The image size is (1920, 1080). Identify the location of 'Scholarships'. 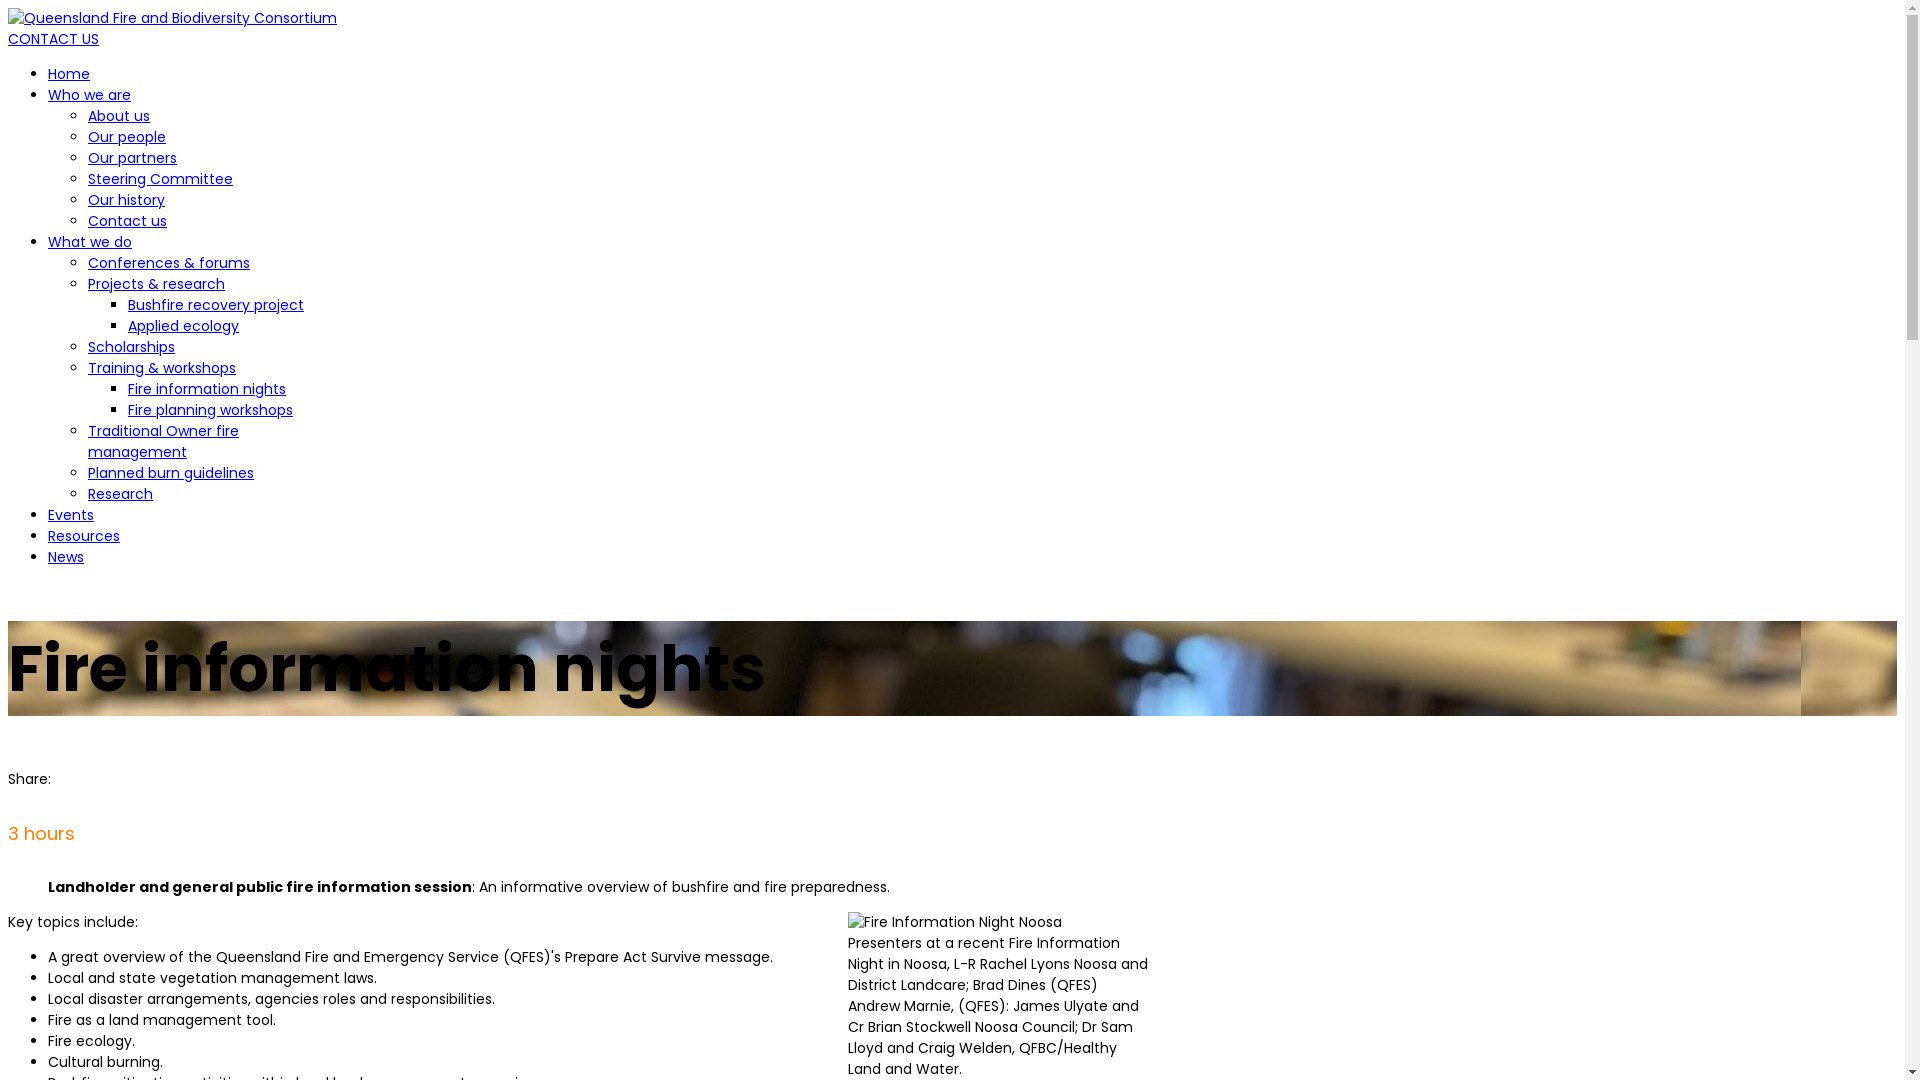
(86, 346).